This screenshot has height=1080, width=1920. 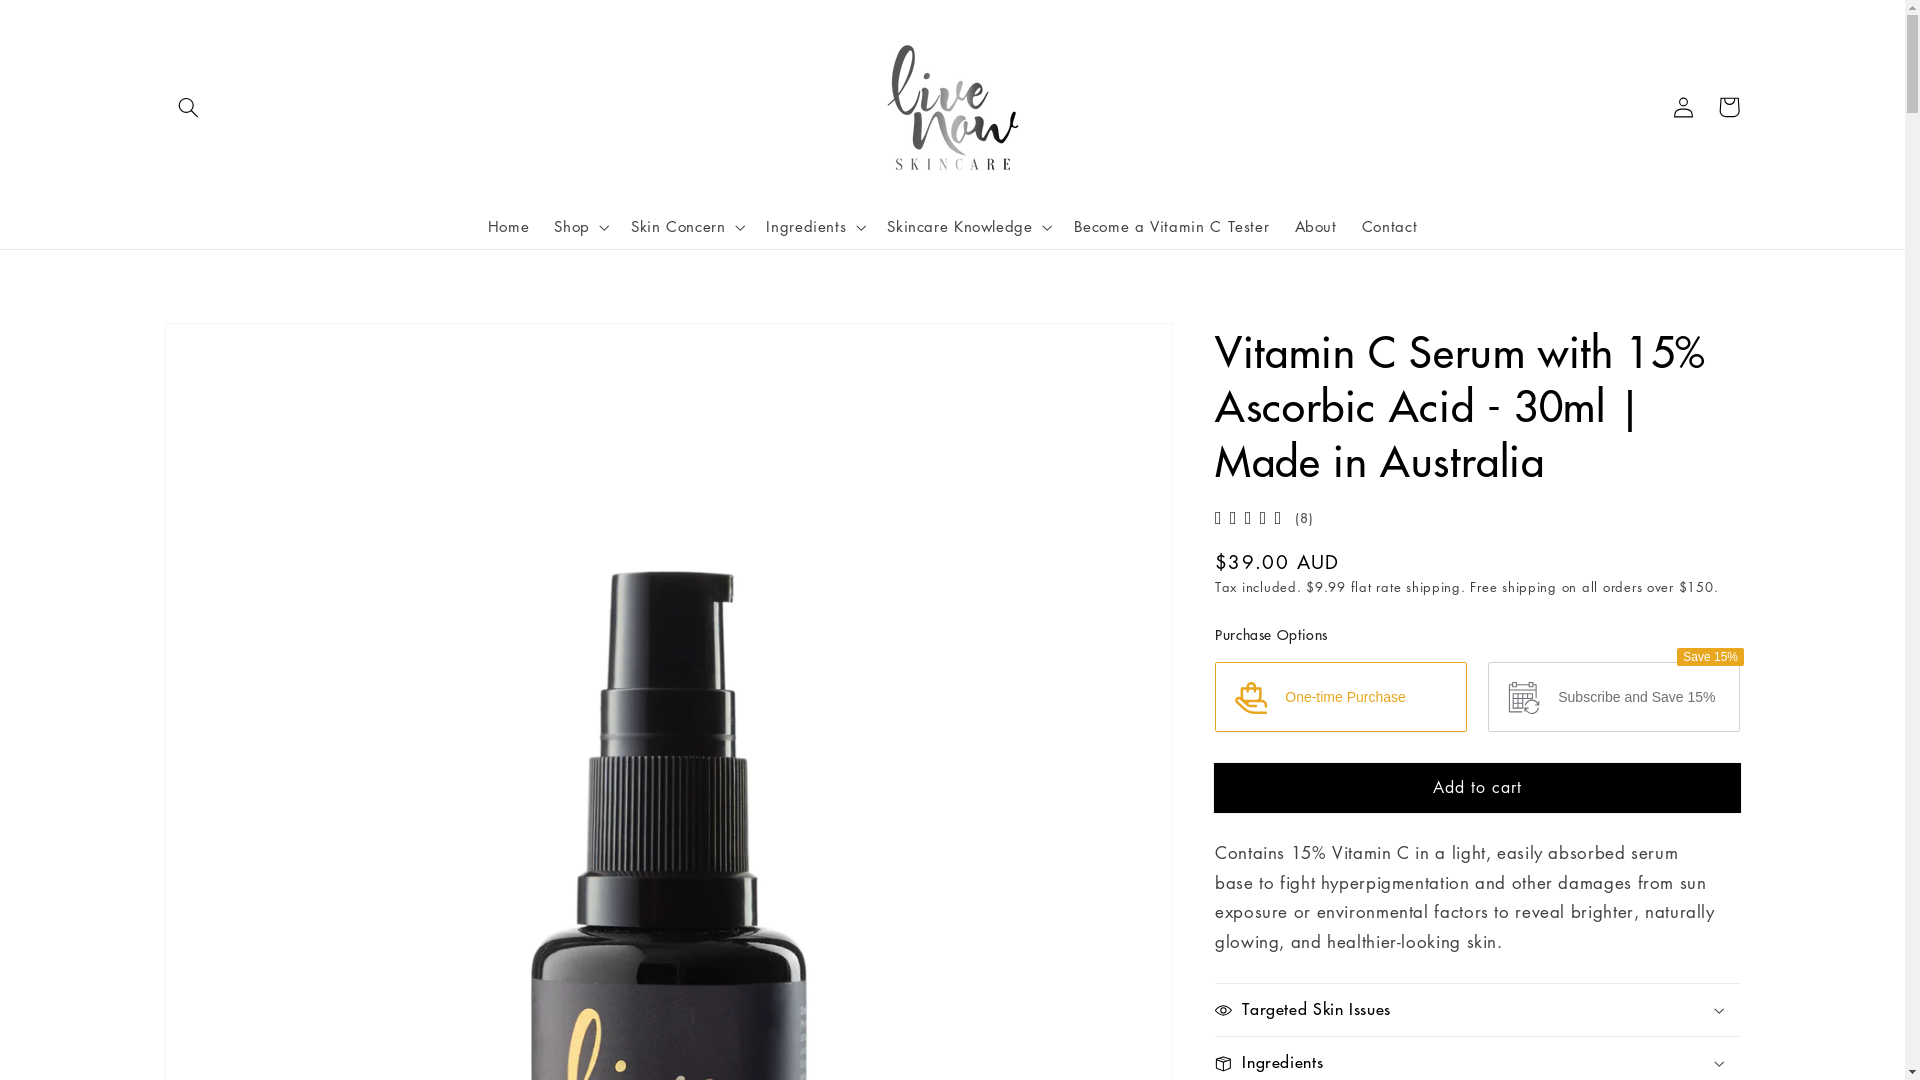 I want to click on 'Contact', so click(x=1388, y=226).